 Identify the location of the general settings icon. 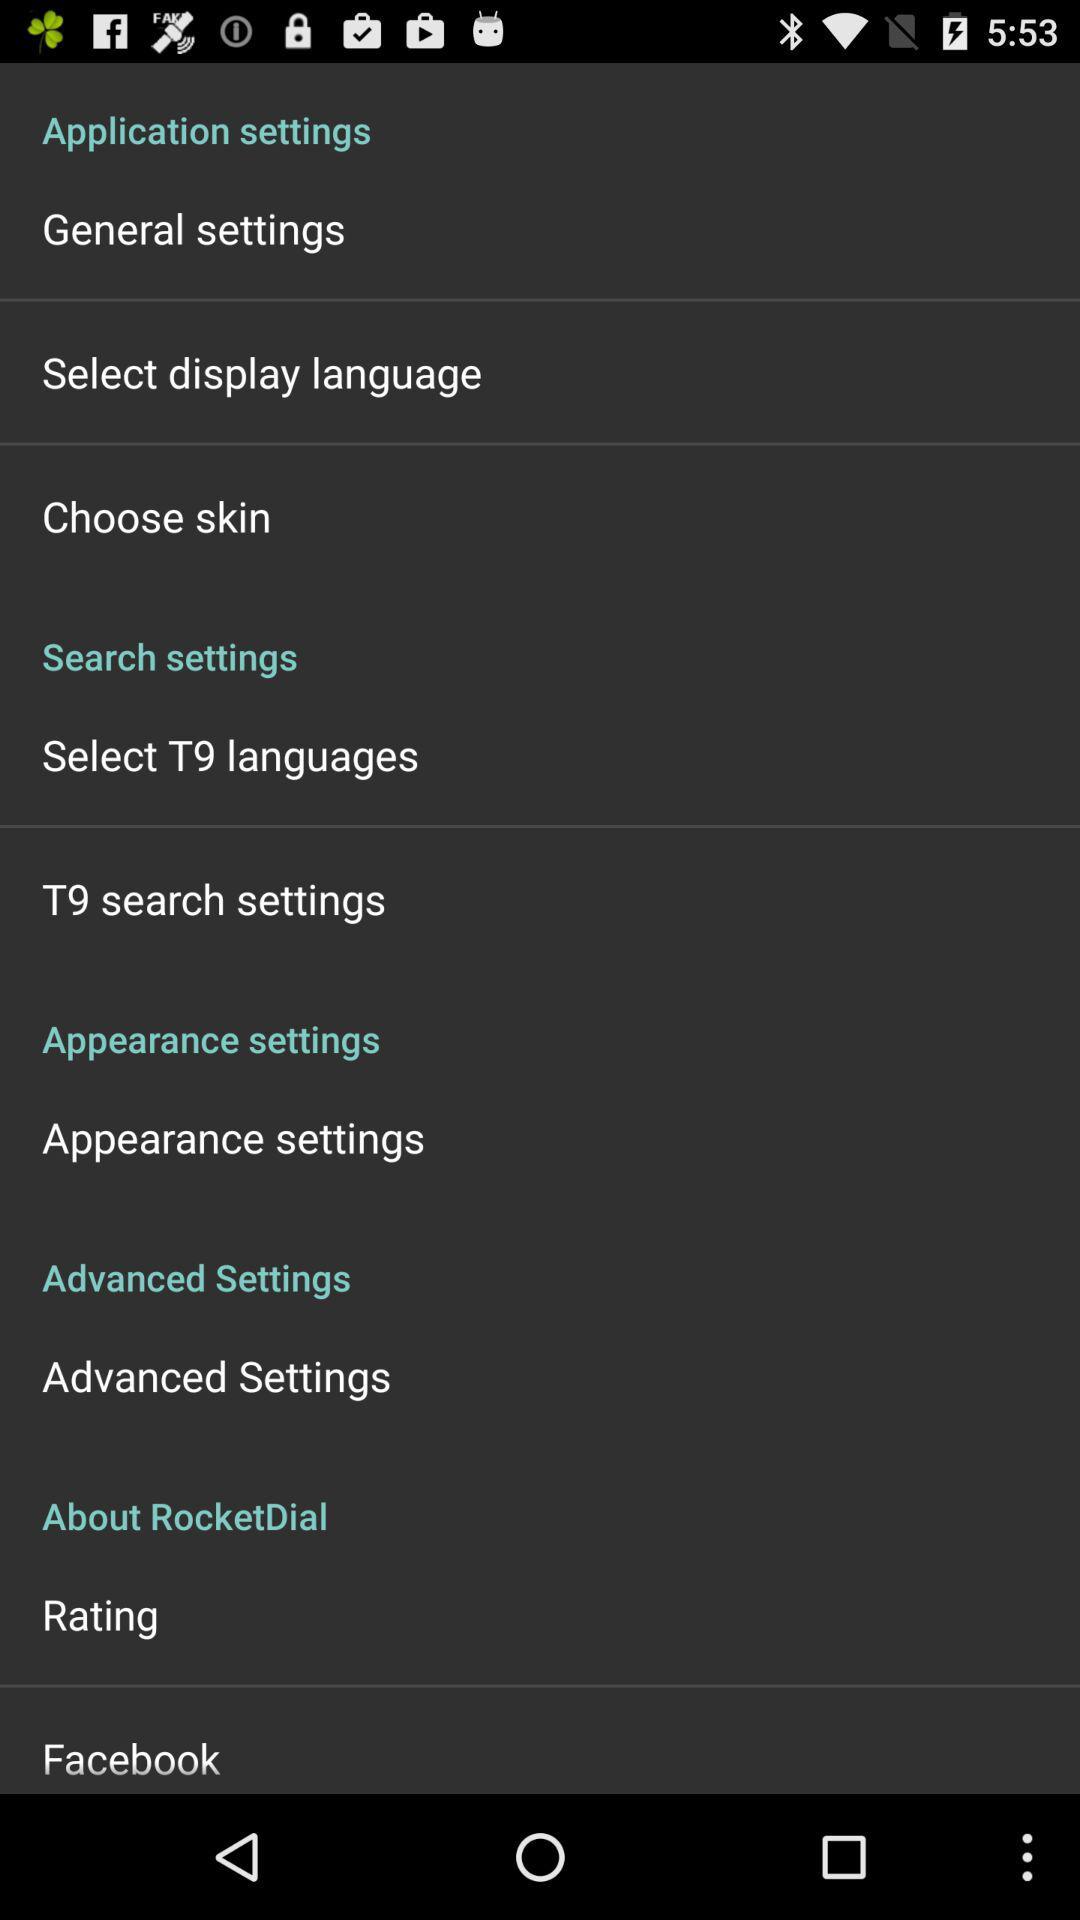
(193, 228).